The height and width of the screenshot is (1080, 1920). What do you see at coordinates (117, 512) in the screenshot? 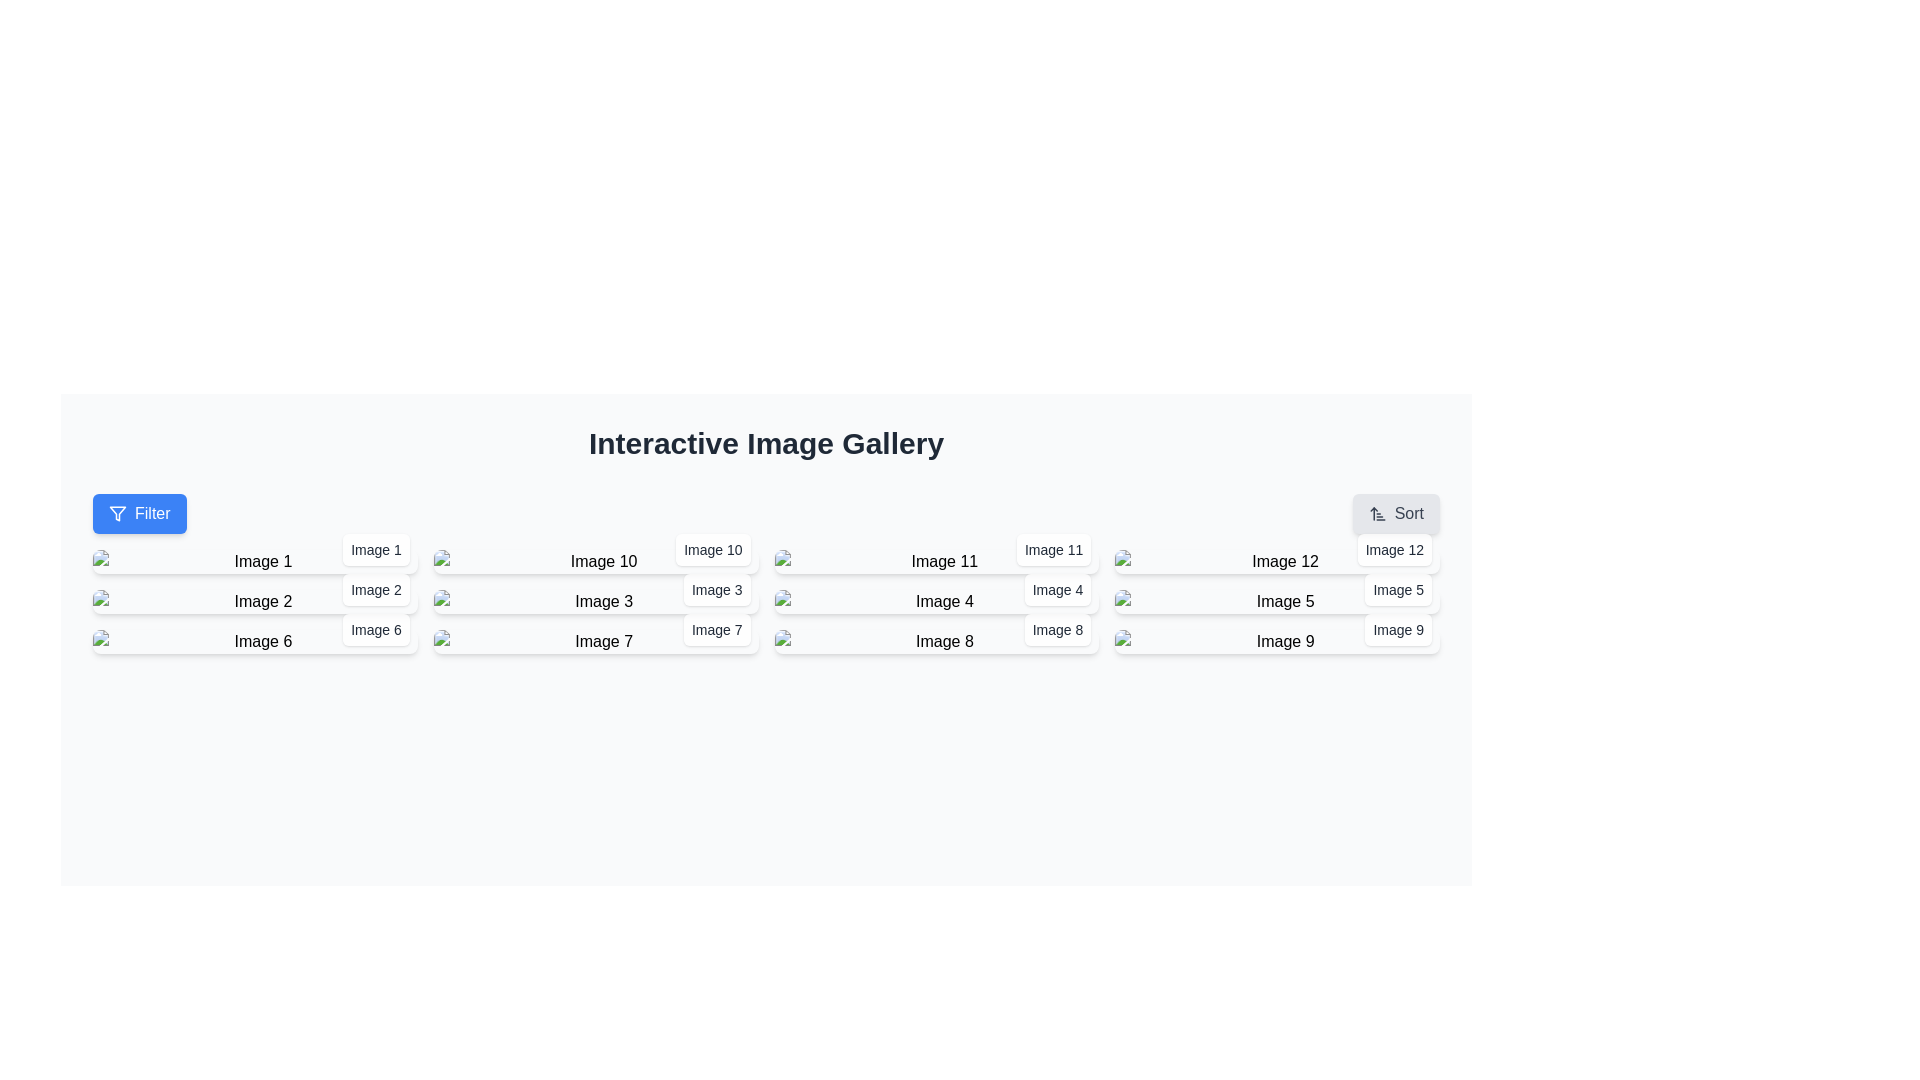
I see `the filter icon located in the top-left corner of the interface within the button labeled 'Filter'` at bounding box center [117, 512].